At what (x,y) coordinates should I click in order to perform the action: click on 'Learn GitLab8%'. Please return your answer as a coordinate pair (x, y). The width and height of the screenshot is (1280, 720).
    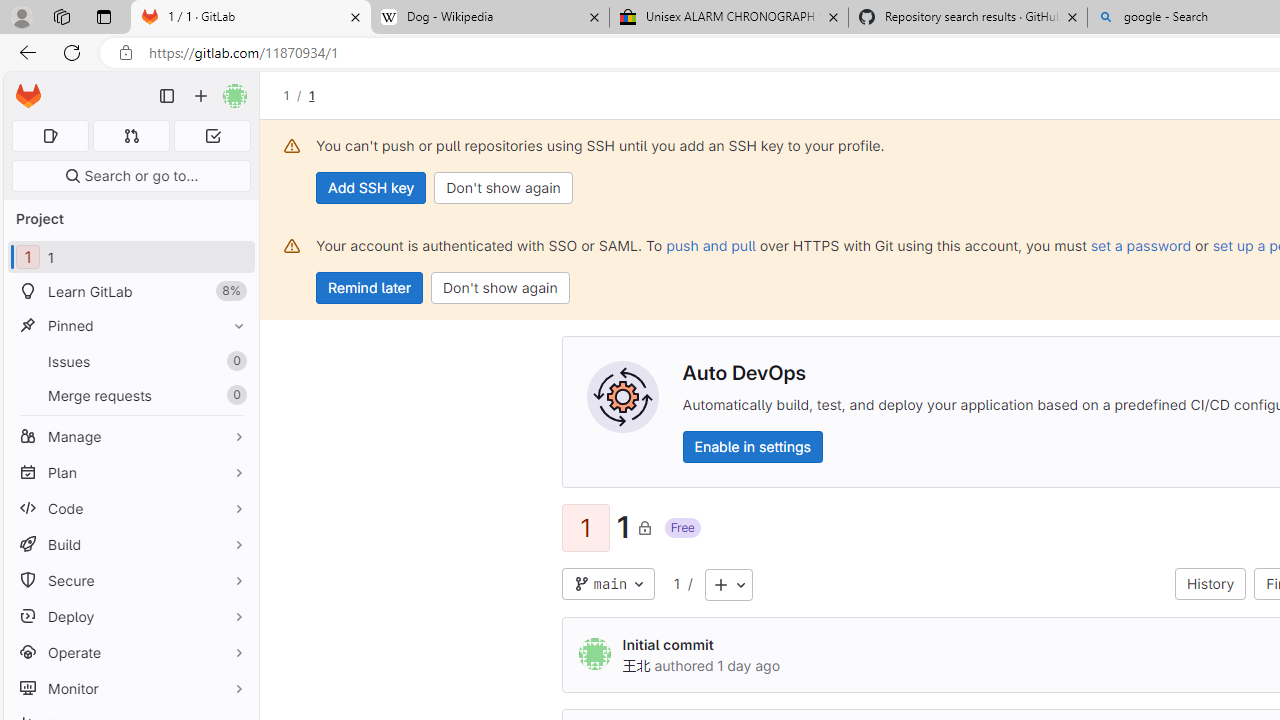
    Looking at the image, I should click on (130, 291).